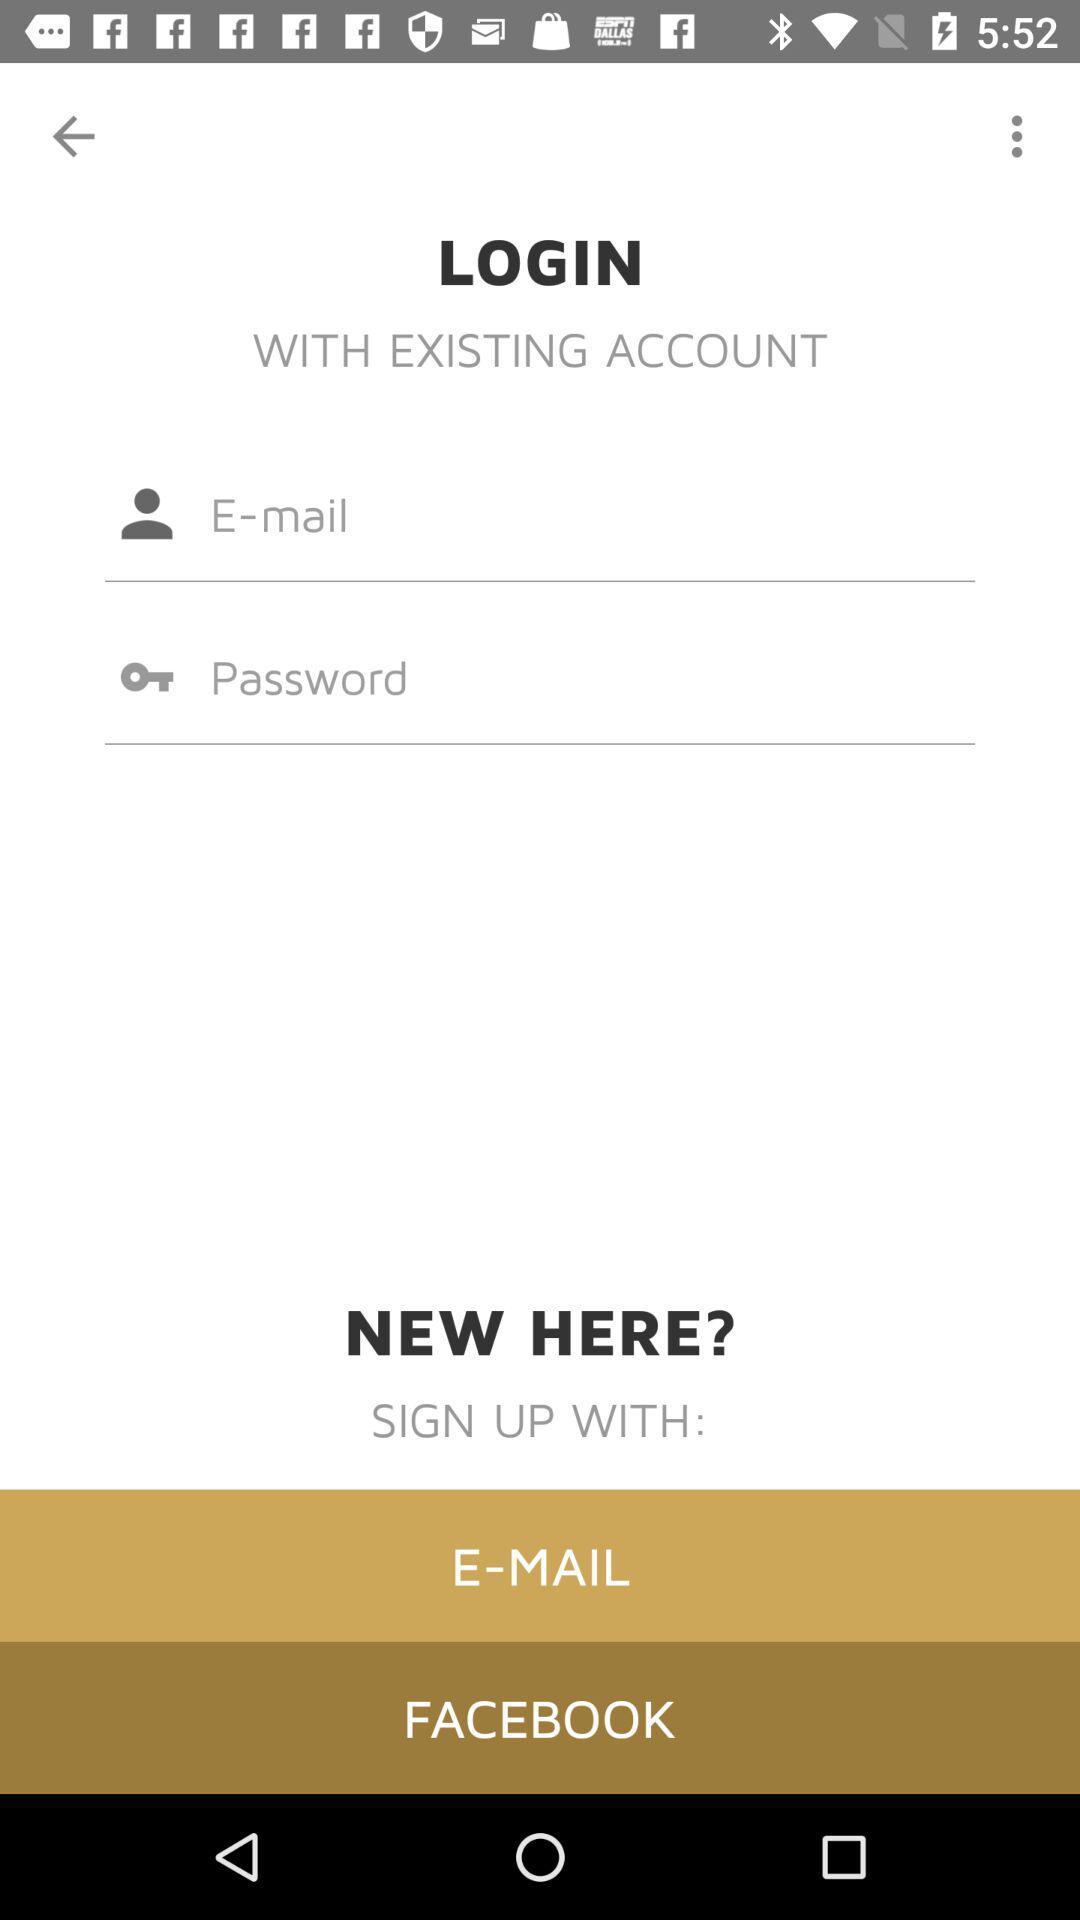 The image size is (1080, 1920). Describe the element at coordinates (1017, 135) in the screenshot. I see `the icon above the login item` at that location.